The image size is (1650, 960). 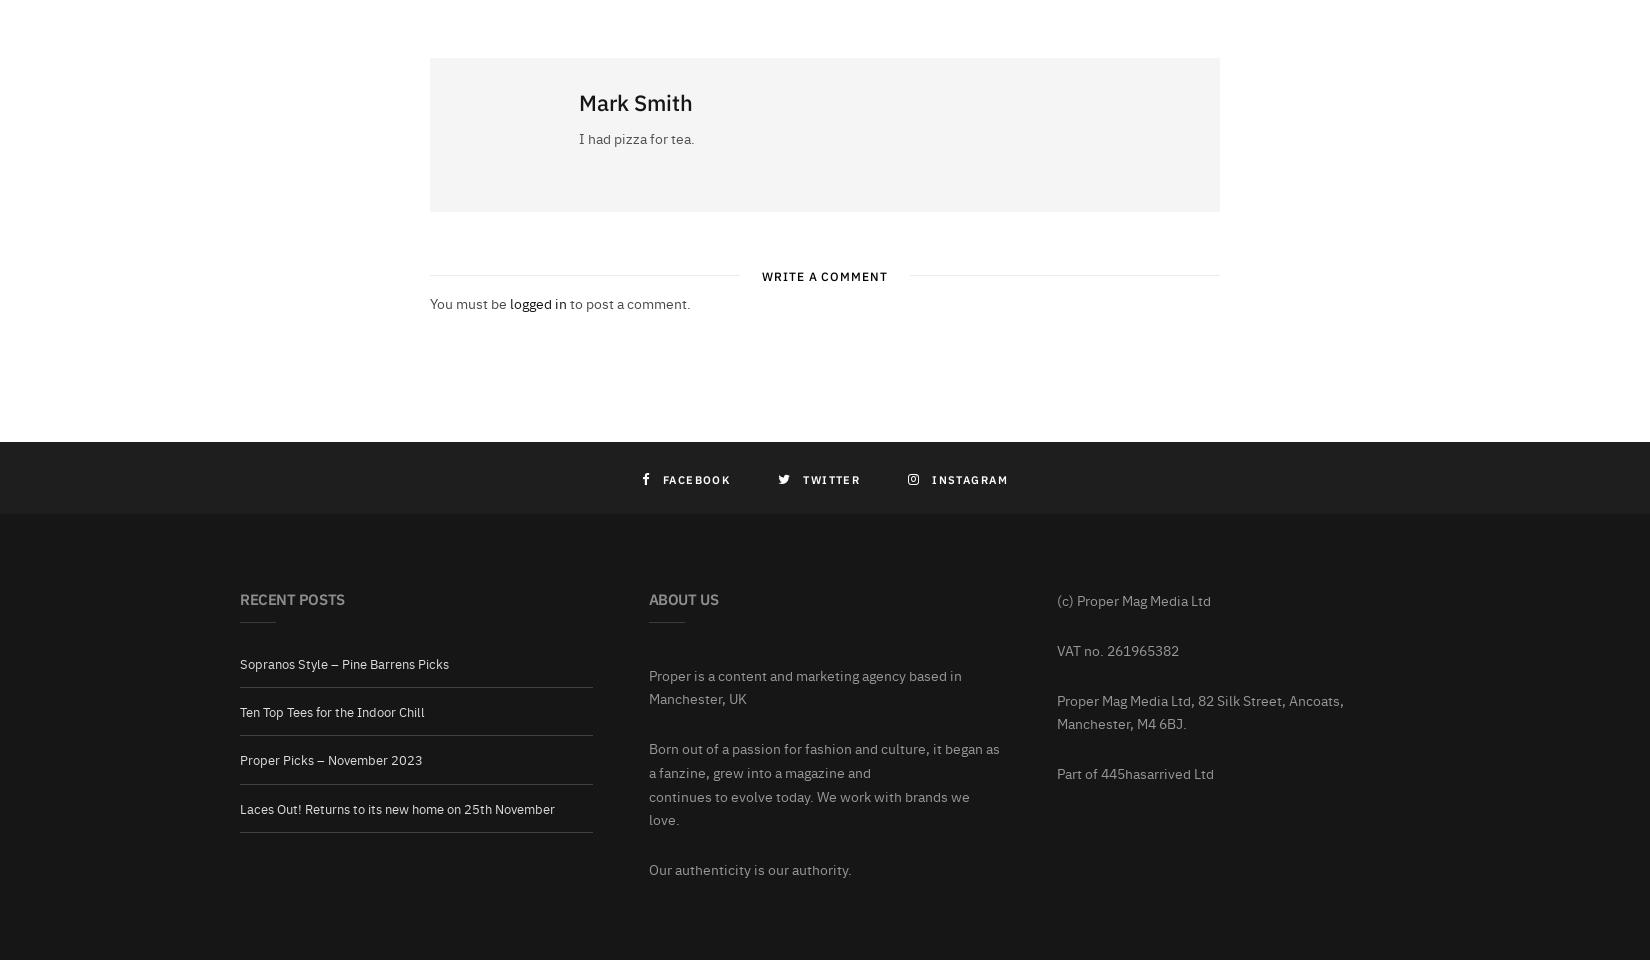 I want to click on 'Recent Posts', so click(x=240, y=598).